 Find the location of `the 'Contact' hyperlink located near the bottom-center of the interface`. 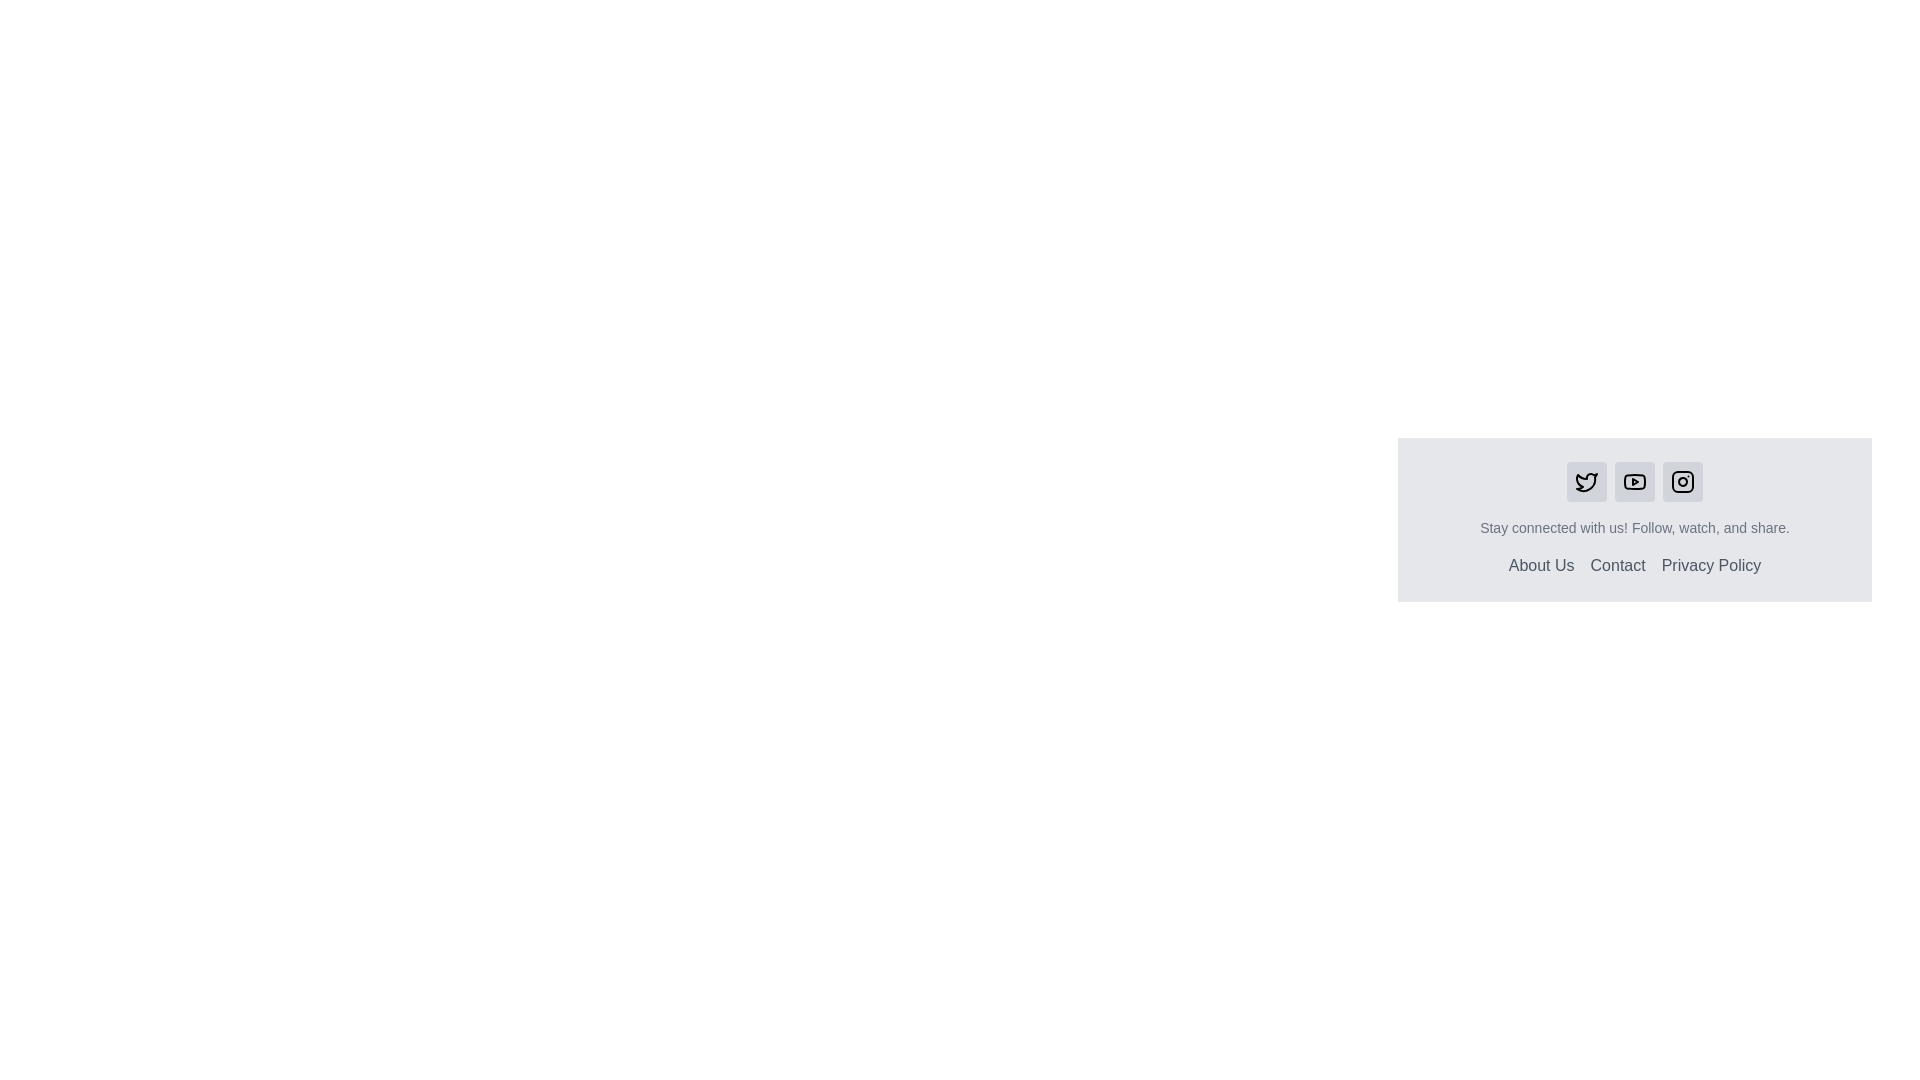

the 'Contact' hyperlink located near the bottom-center of the interface is located at coordinates (1618, 566).